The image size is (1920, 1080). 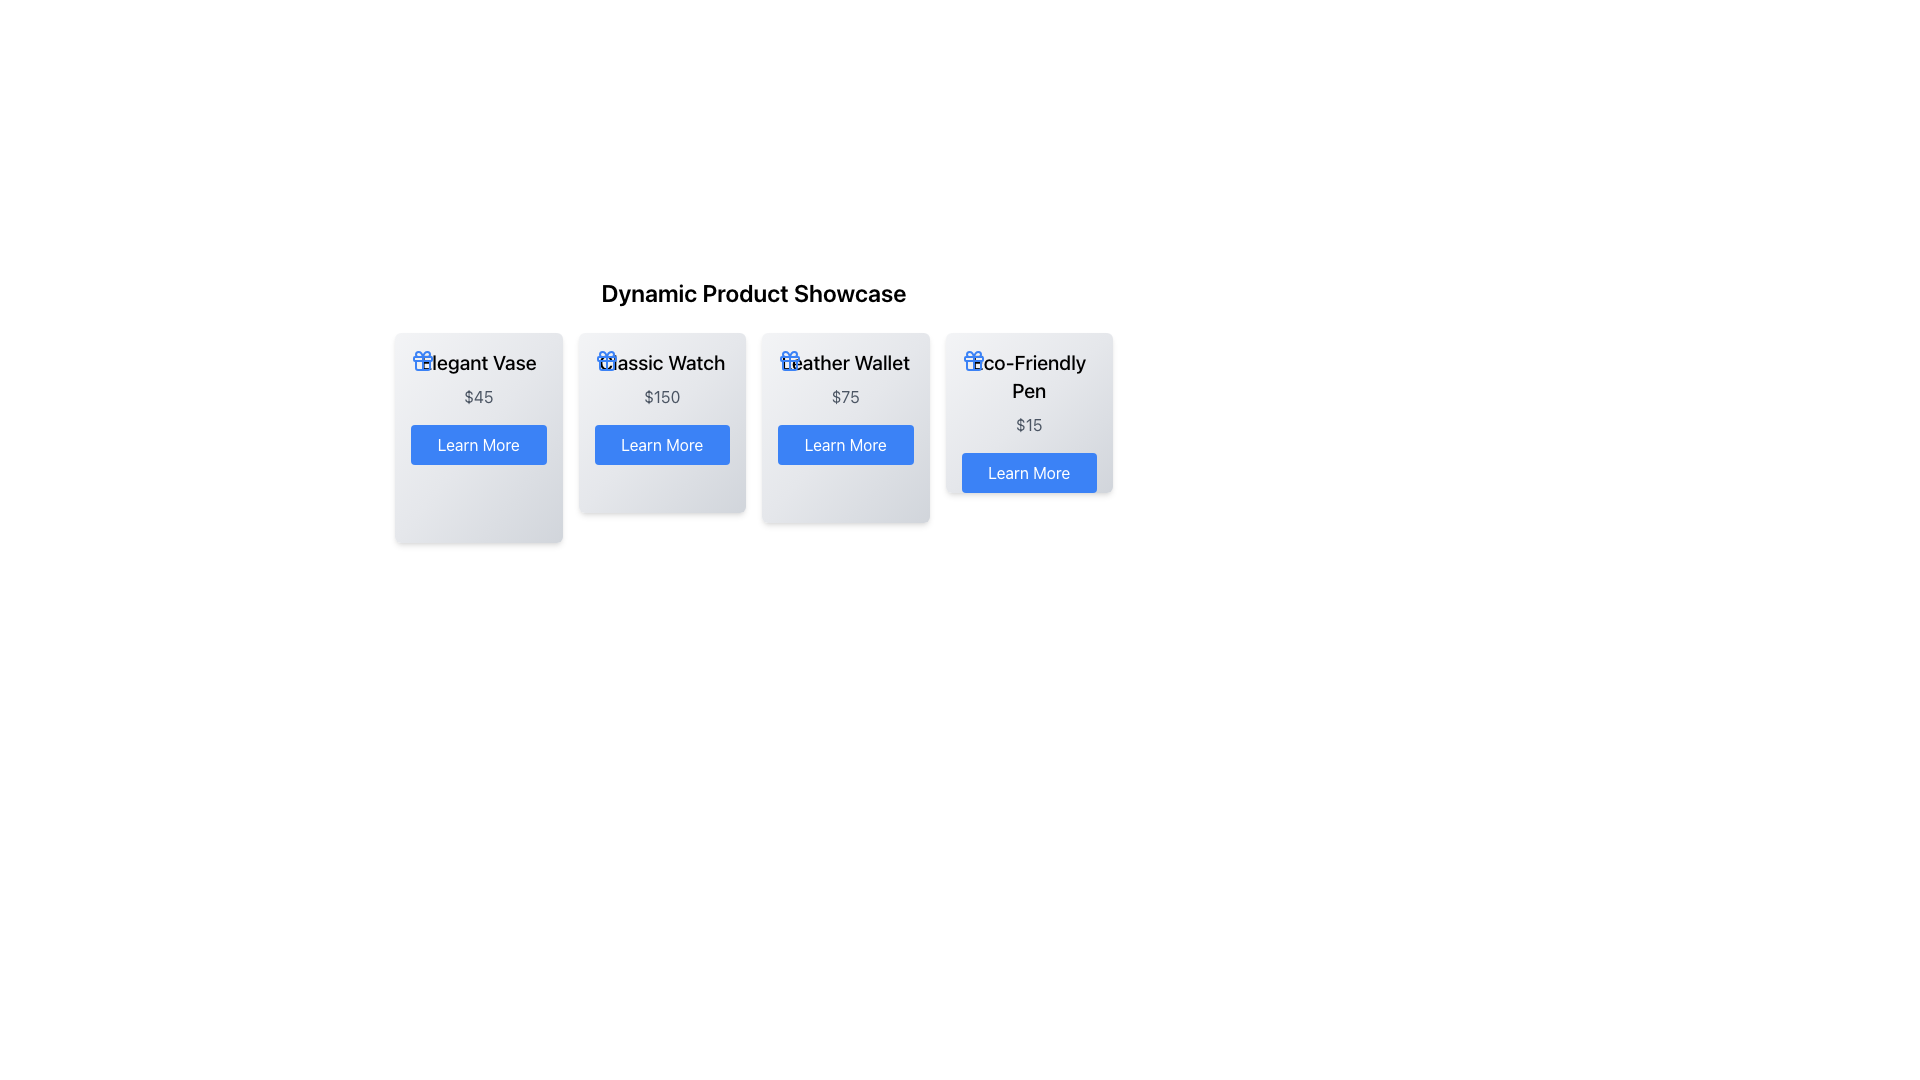 I want to click on gift indicator icon located at the top-left of the 'Elegant Vase' card component, positioned above the title text, so click(x=421, y=361).